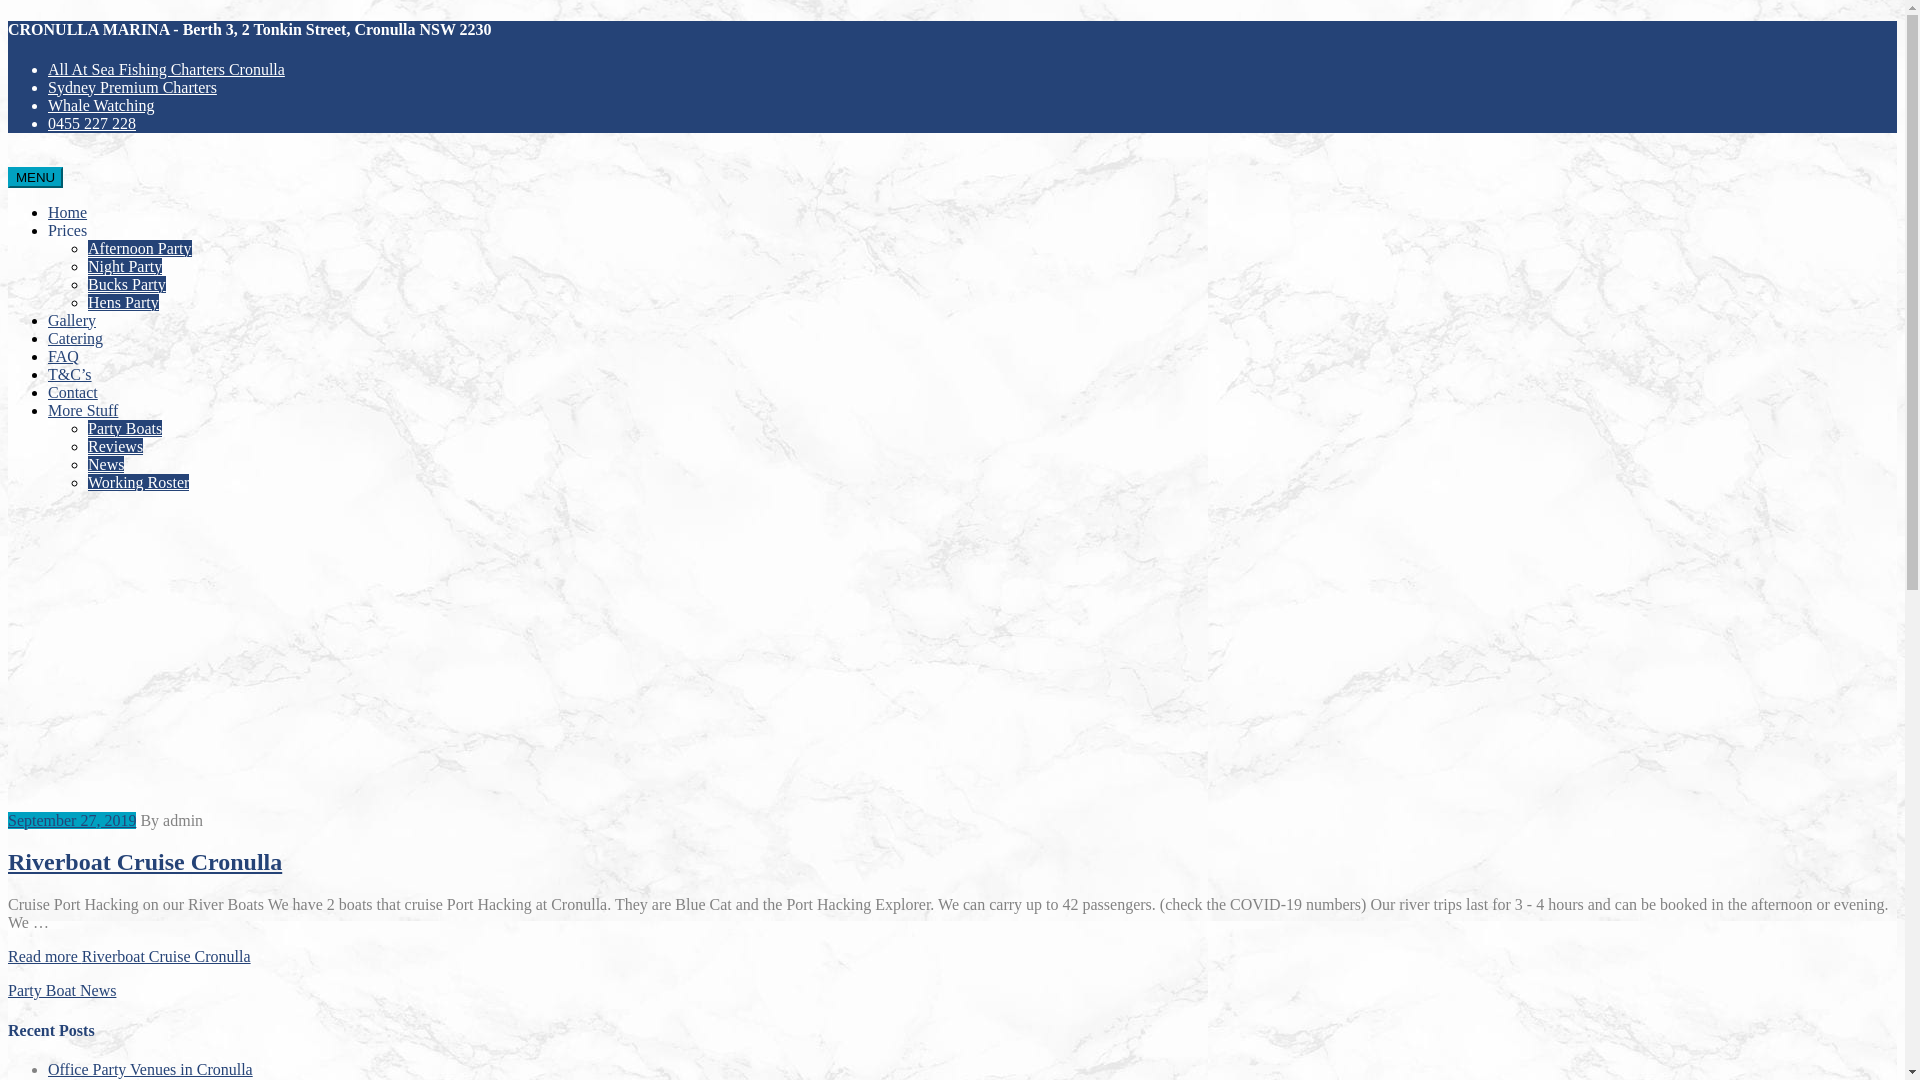  I want to click on 'FAQ', so click(63, 355).